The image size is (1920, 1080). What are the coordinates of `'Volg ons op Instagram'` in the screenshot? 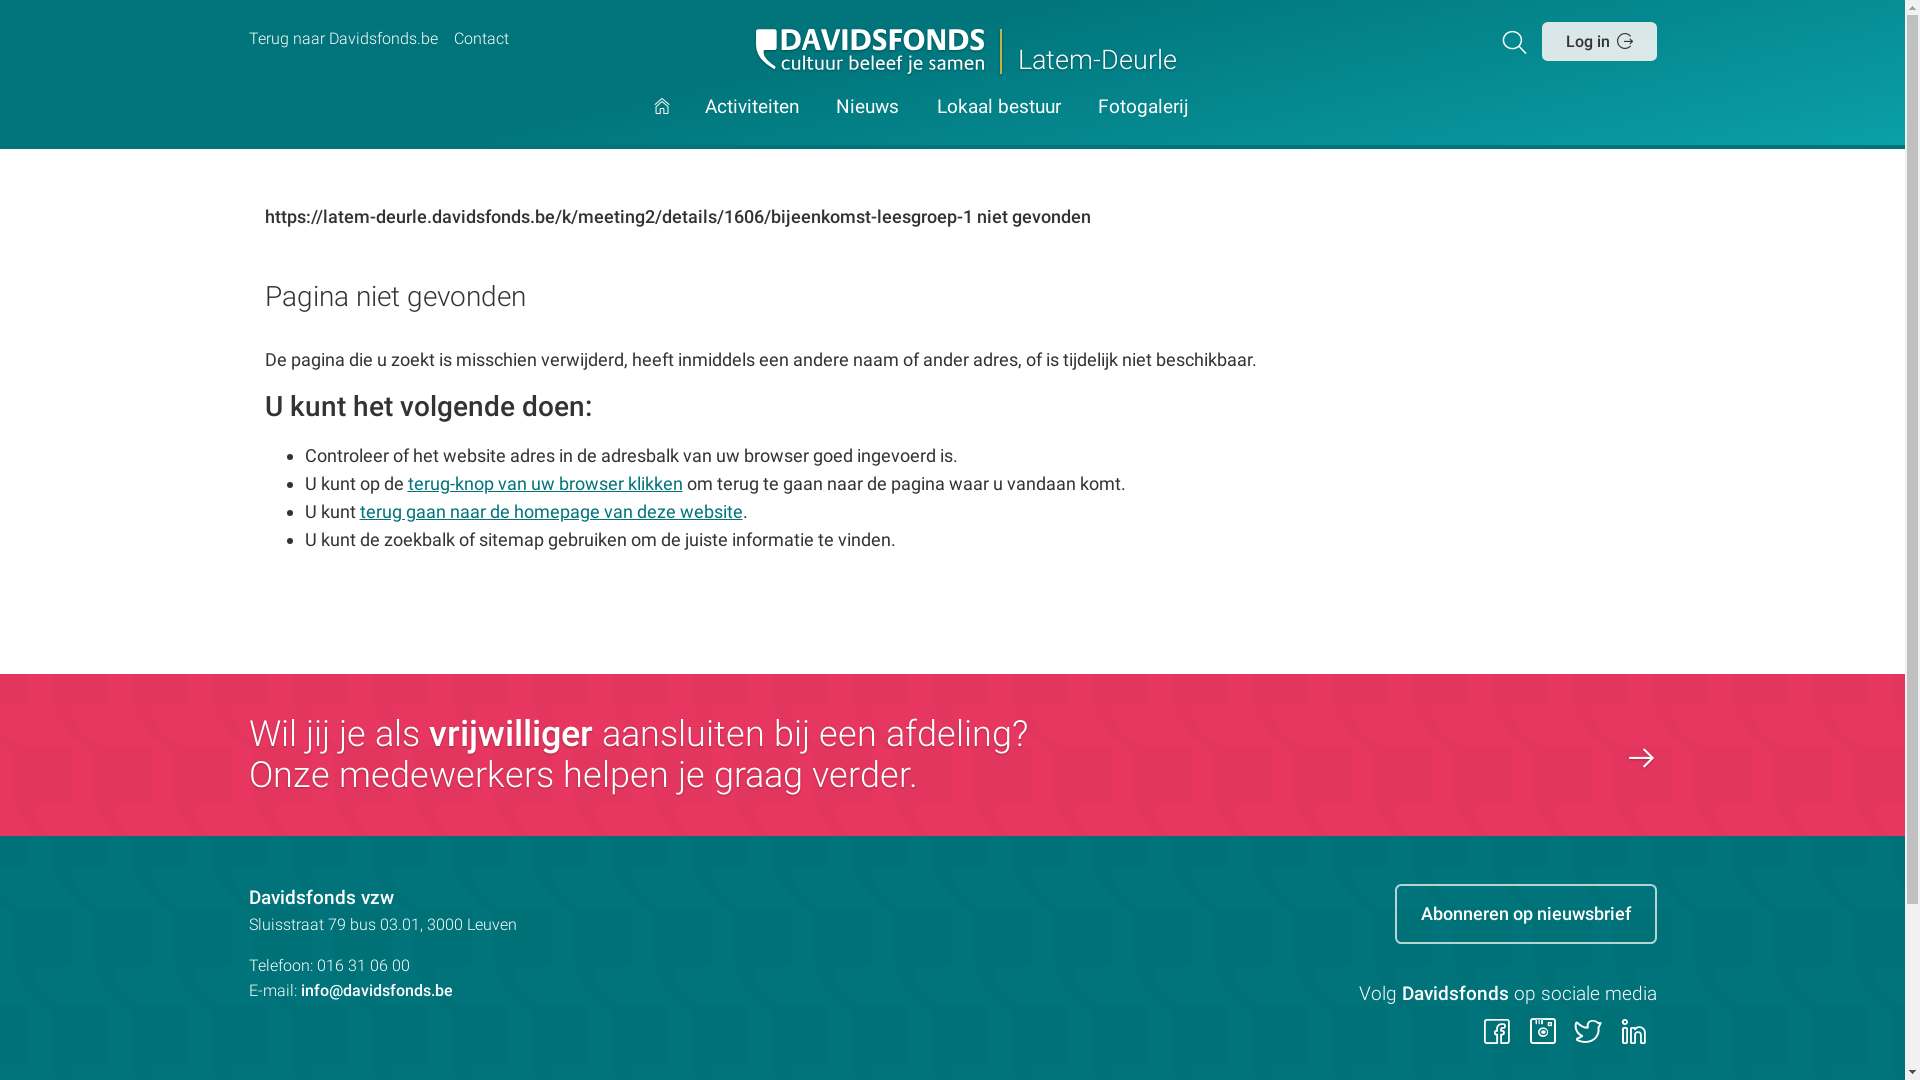 It's located at (1541, 1033).